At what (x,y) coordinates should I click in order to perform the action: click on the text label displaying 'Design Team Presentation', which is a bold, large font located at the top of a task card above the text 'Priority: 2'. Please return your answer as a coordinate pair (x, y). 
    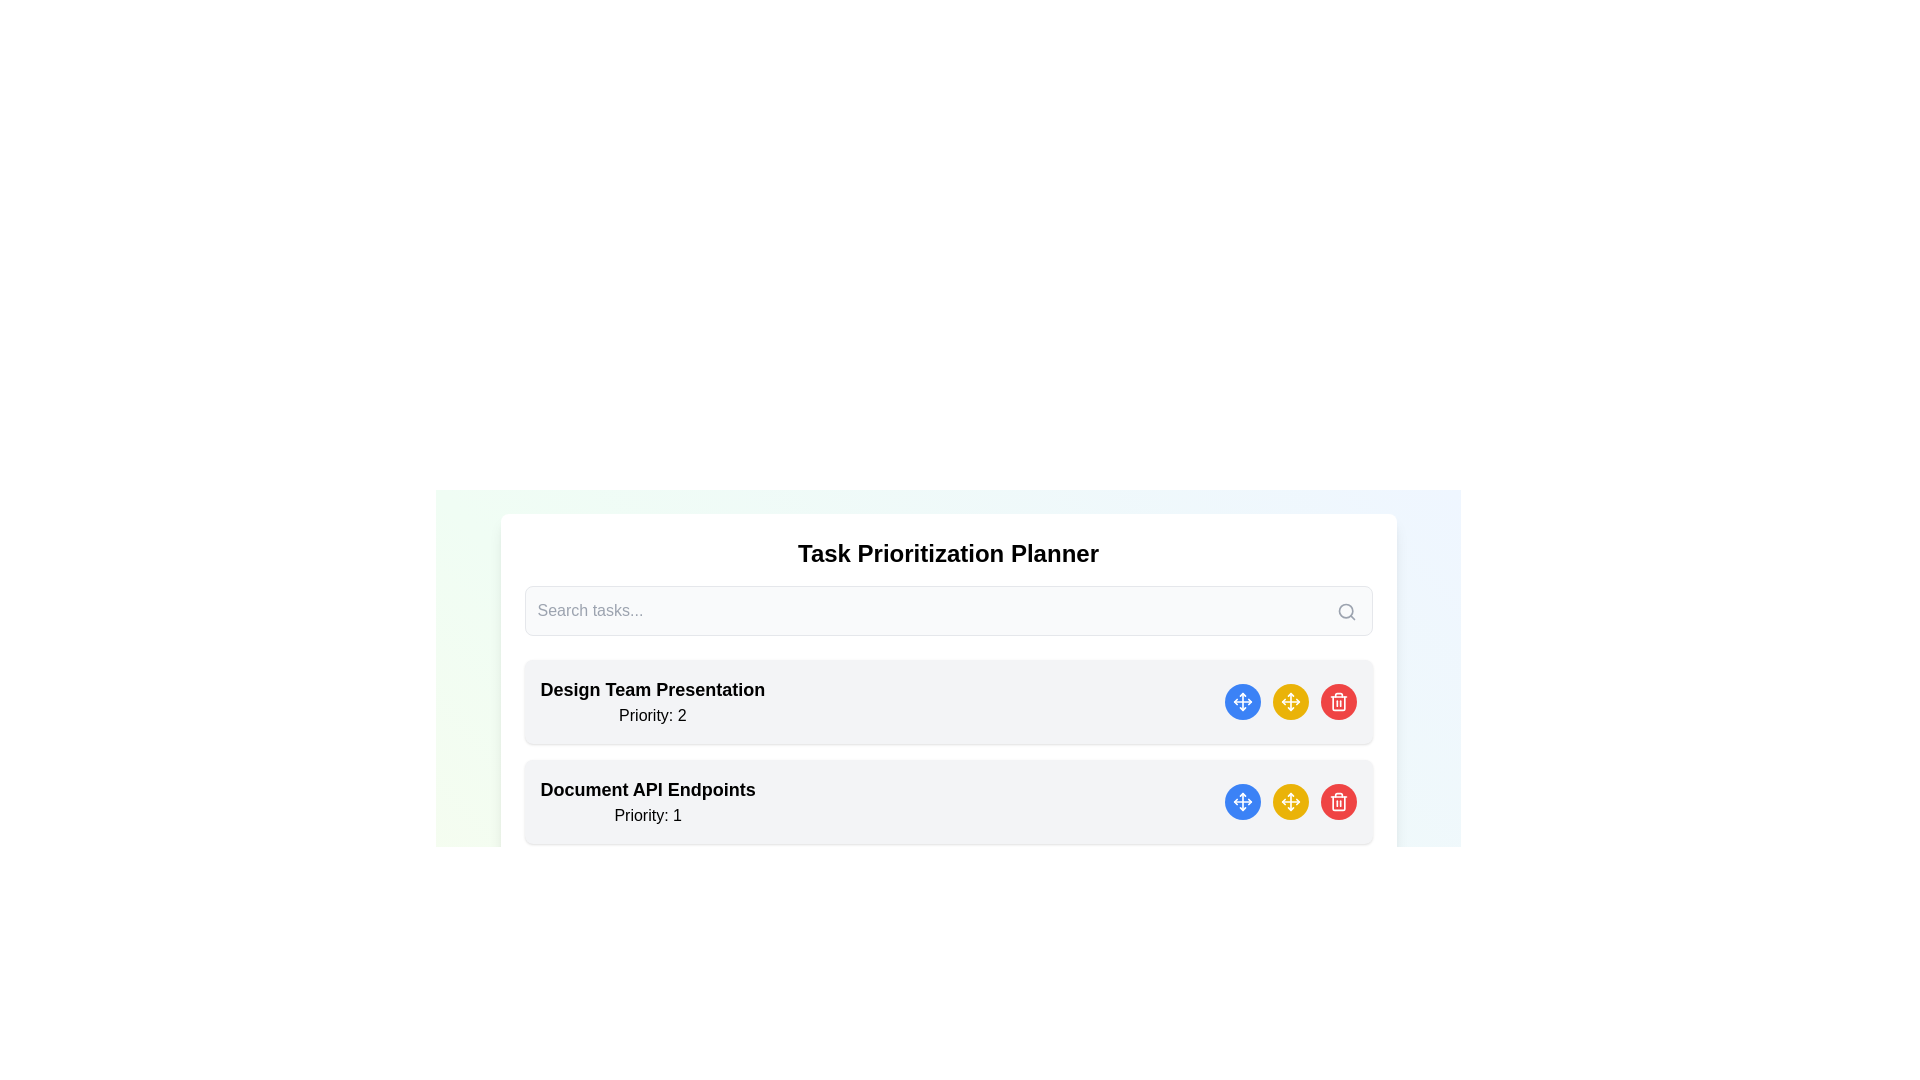
    Looking at the image, I should click on (652, 689).